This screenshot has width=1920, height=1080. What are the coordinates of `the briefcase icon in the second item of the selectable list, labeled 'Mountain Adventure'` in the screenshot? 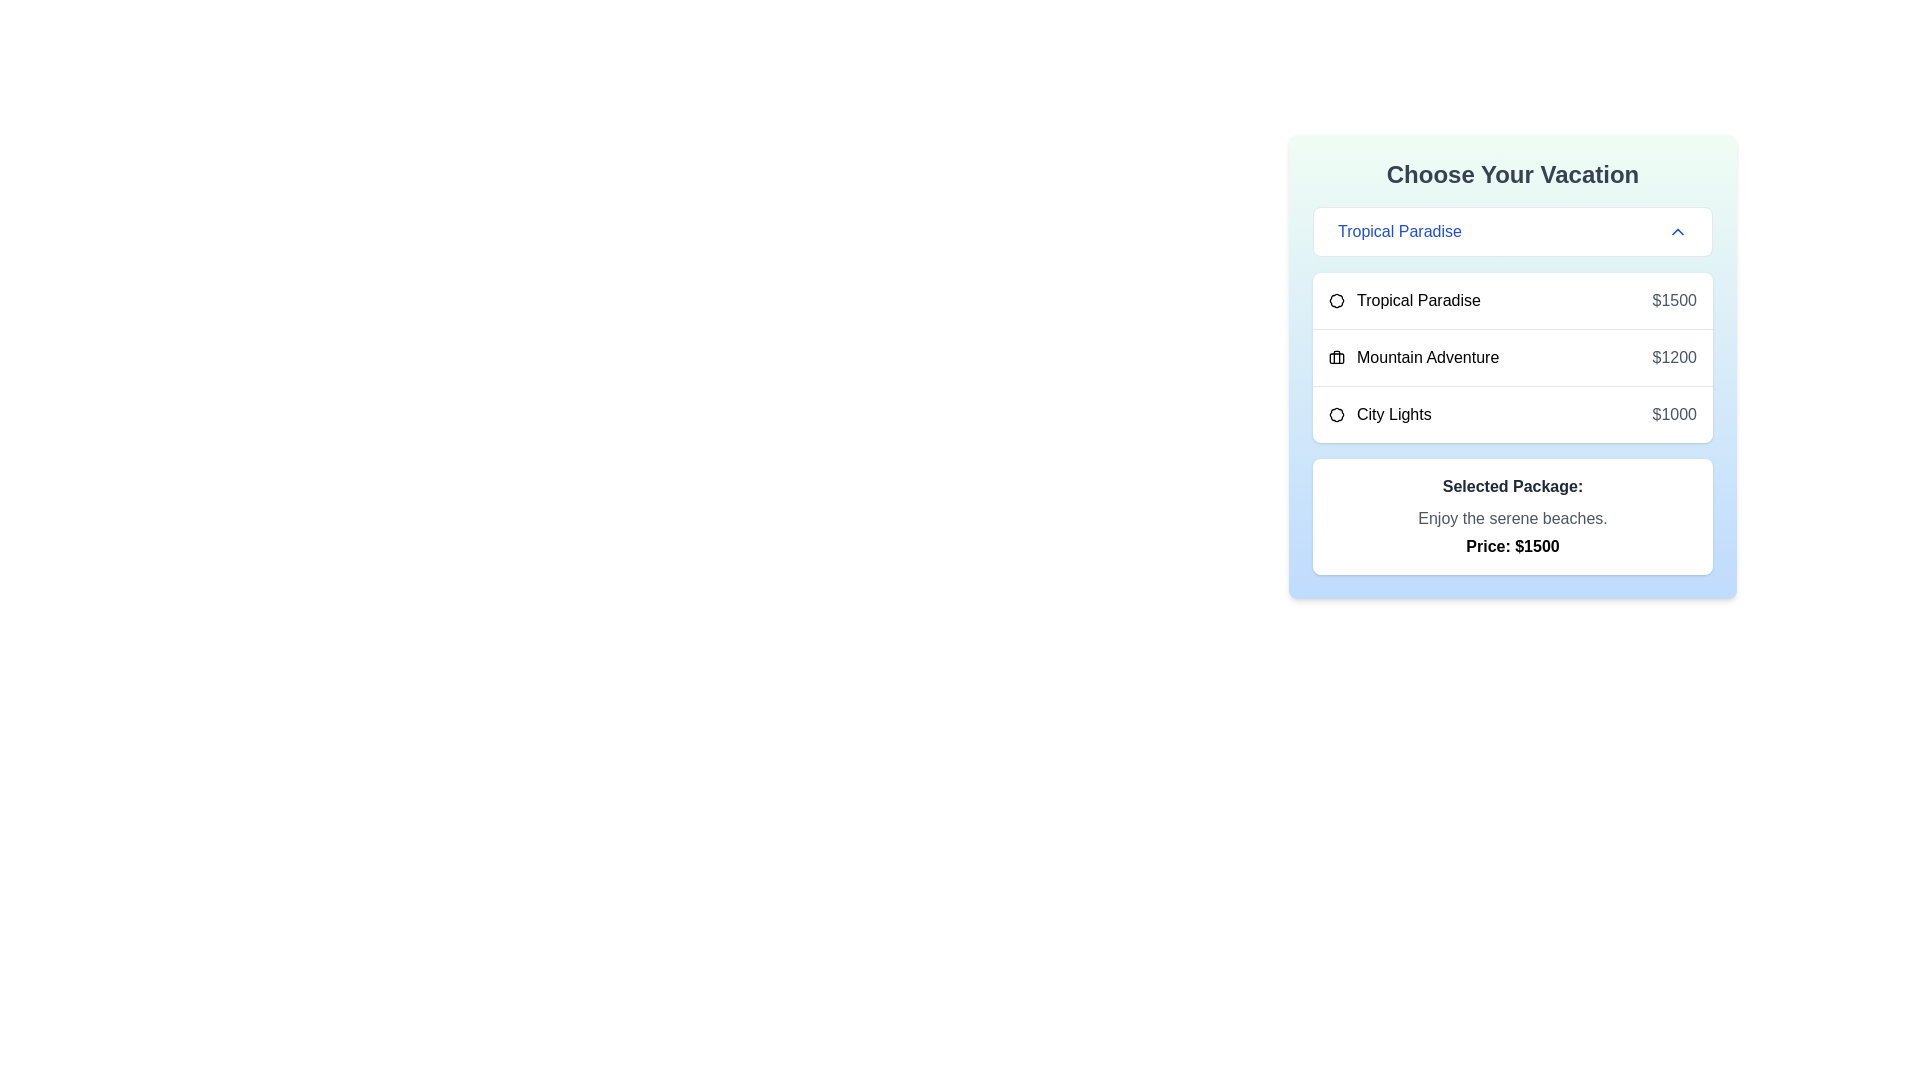 It's located at (1512, 356).